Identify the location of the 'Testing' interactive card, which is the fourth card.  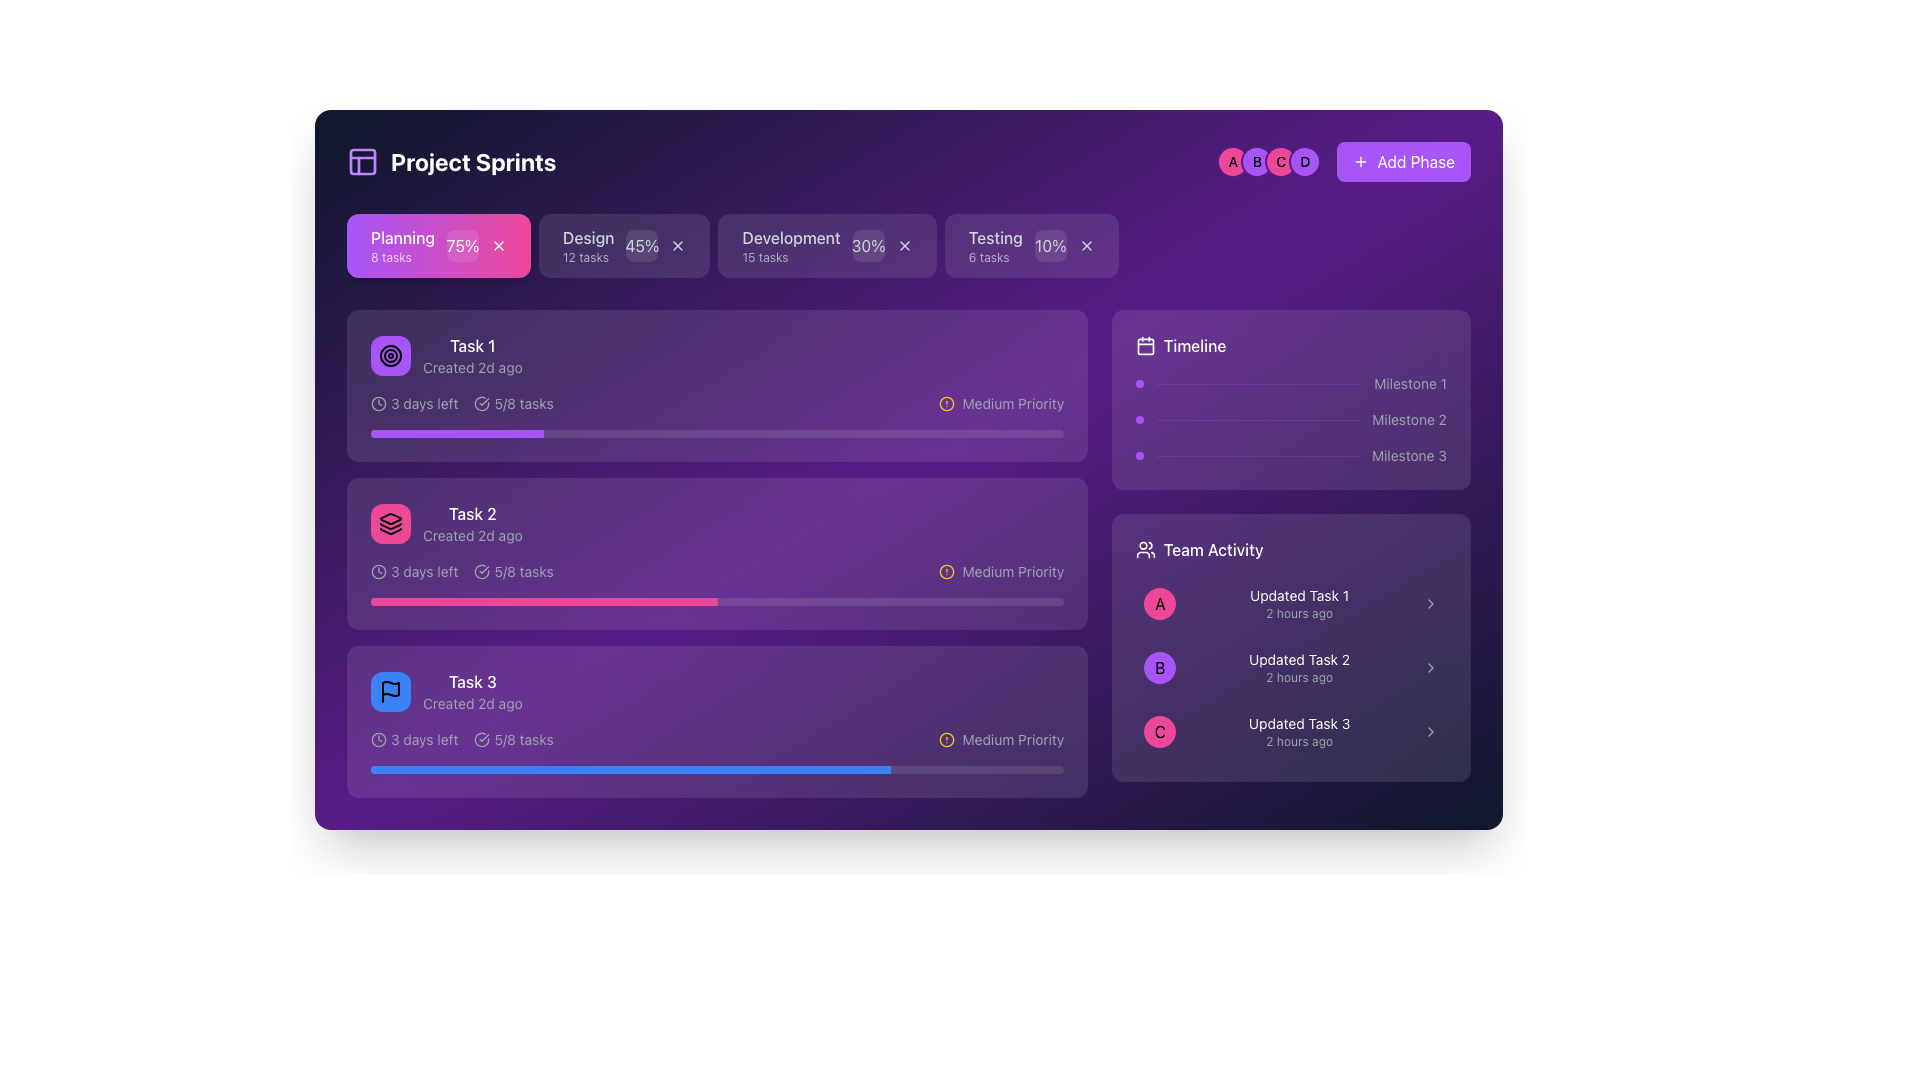
(1031, 245).